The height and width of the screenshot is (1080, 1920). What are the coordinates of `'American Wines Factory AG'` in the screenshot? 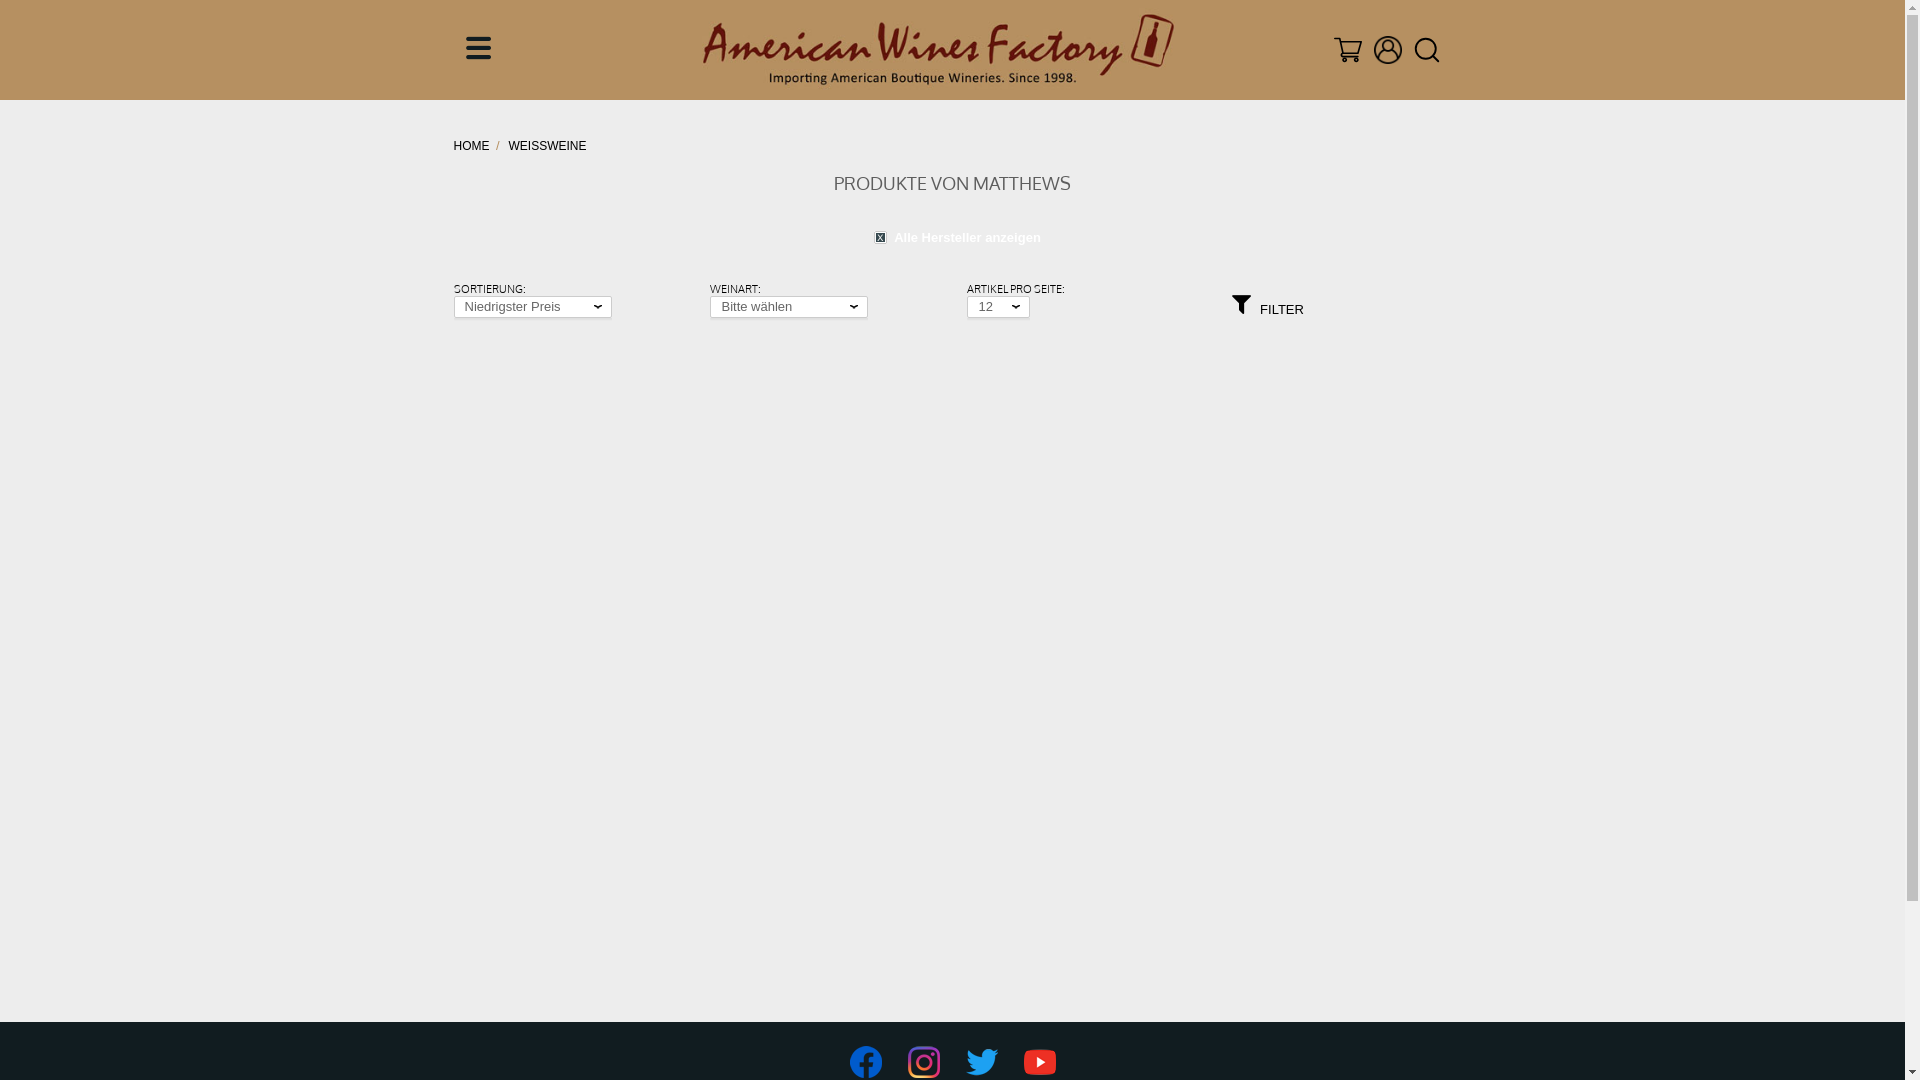 It's located at (937, 49).